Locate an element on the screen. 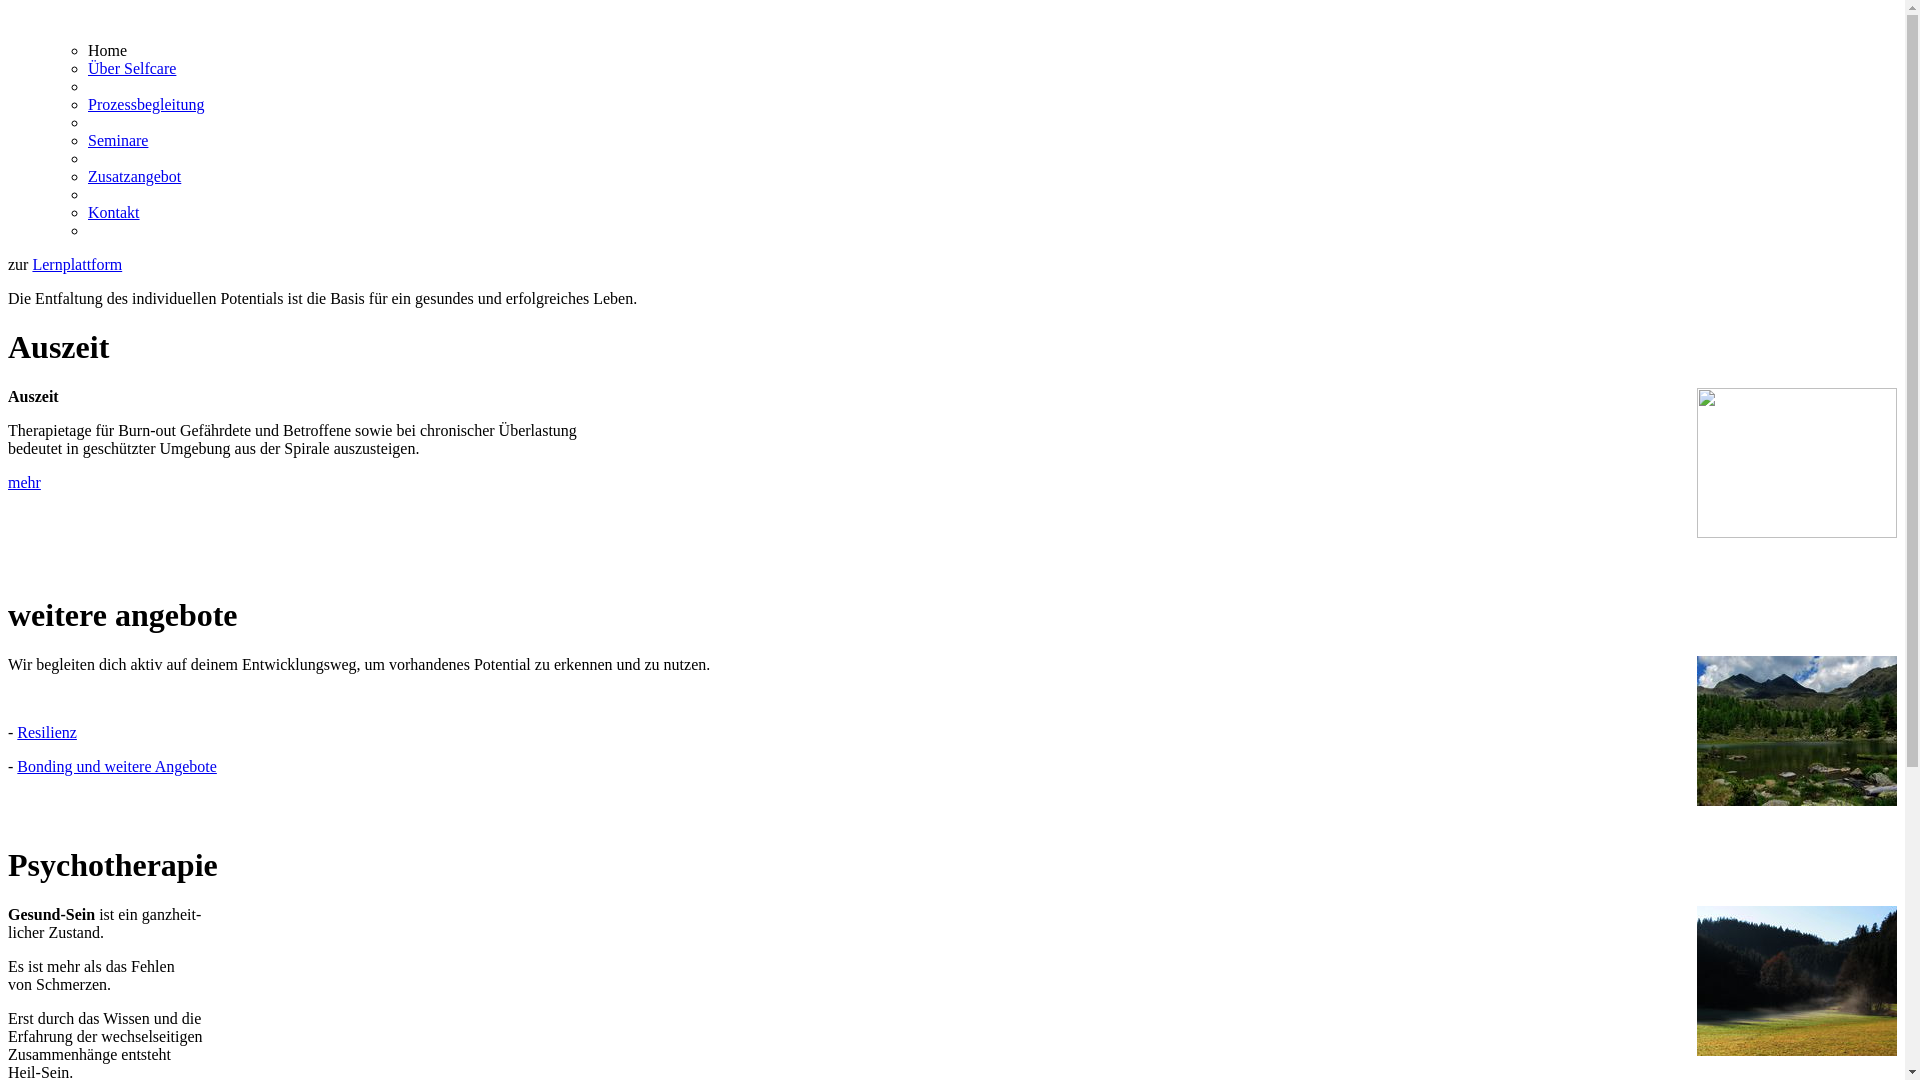 The image size is (1920, 1080). 'mehr' is located at coordinates (24, 482).